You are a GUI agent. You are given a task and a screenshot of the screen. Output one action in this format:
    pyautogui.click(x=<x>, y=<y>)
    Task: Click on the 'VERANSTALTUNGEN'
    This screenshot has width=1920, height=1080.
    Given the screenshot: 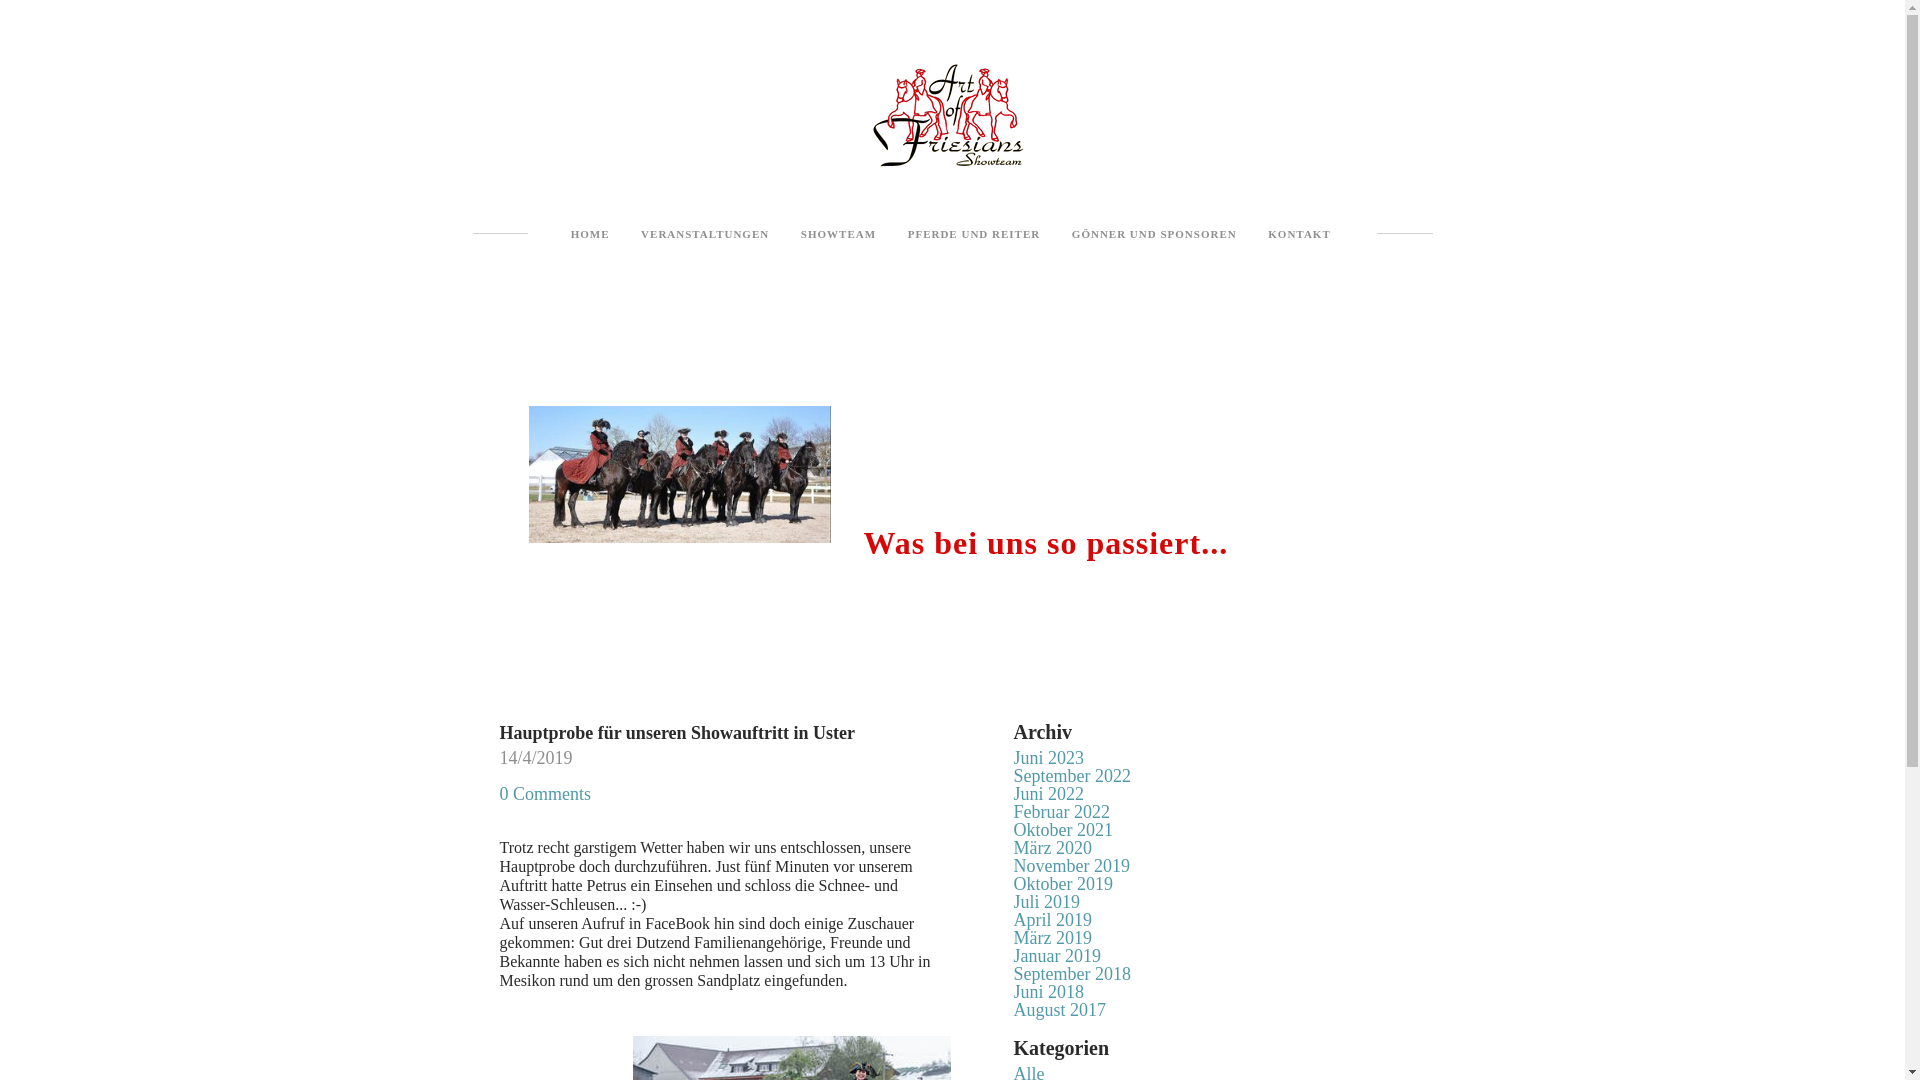 What is the action you would take?
    pyautogui.click(x=705, y=233)
    